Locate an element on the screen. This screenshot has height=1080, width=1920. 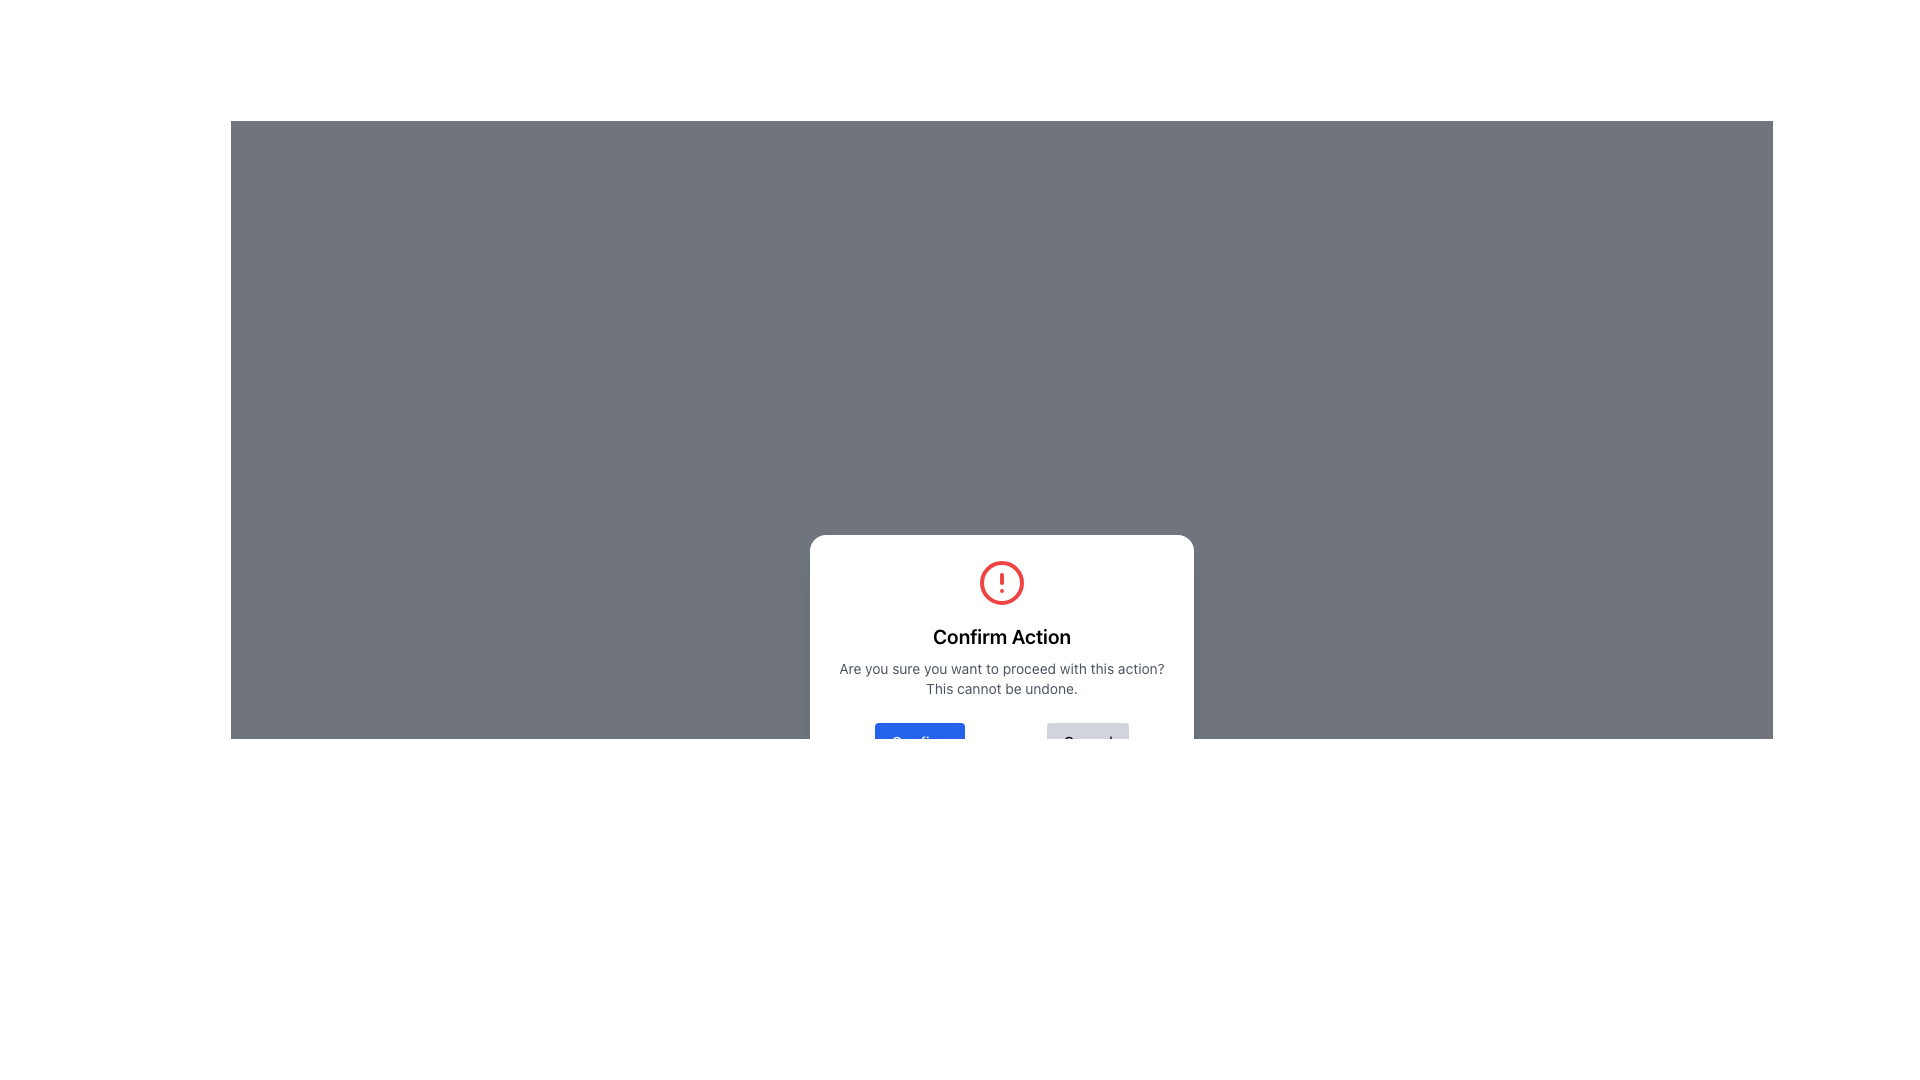
the 'Cancel' button, which has a gray background and rounded corners is located at coordinates (1087, 743).